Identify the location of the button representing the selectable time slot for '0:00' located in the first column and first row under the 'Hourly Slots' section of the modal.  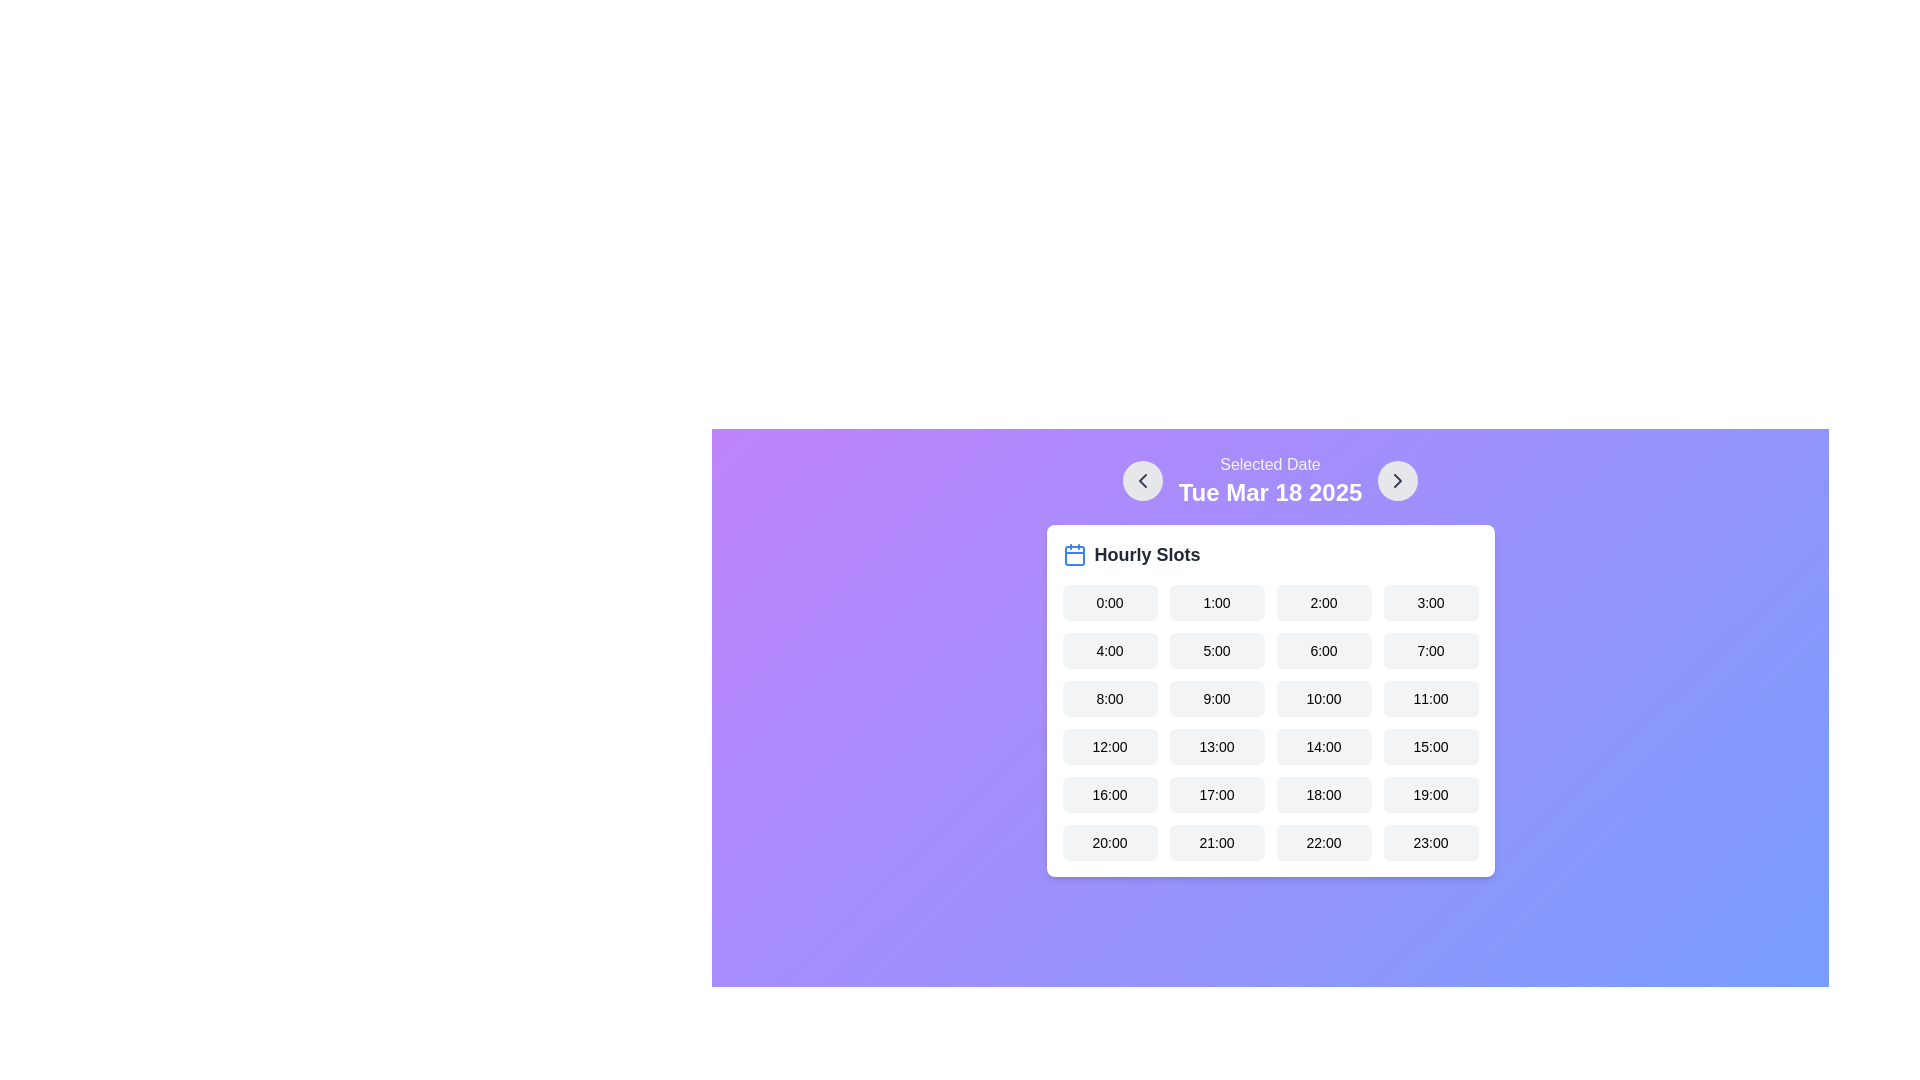
(1108, 601).